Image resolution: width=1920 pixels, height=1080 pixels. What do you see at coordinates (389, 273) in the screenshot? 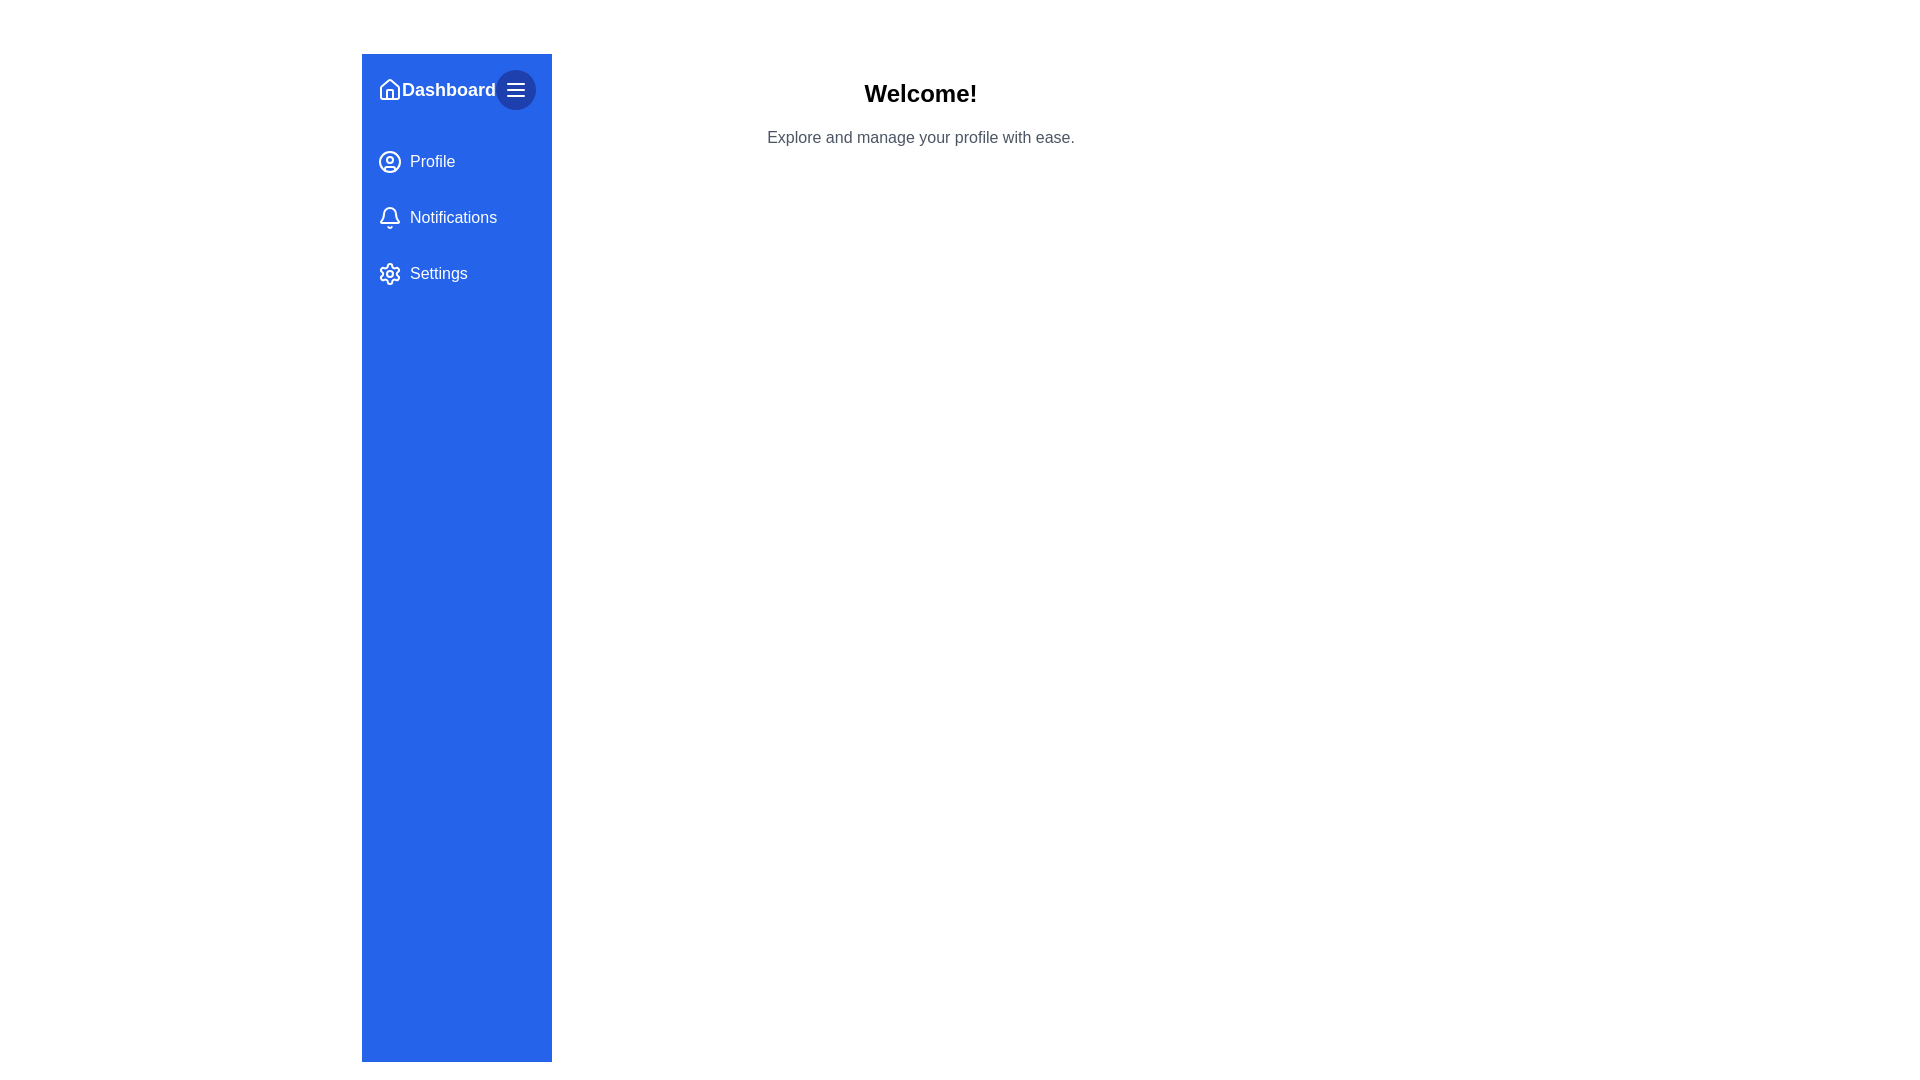
I see `the gear-shaped 'Settings' icon, which has a white outline against a blue background, located on the left navigation panel` at bounding box center [389, 273].